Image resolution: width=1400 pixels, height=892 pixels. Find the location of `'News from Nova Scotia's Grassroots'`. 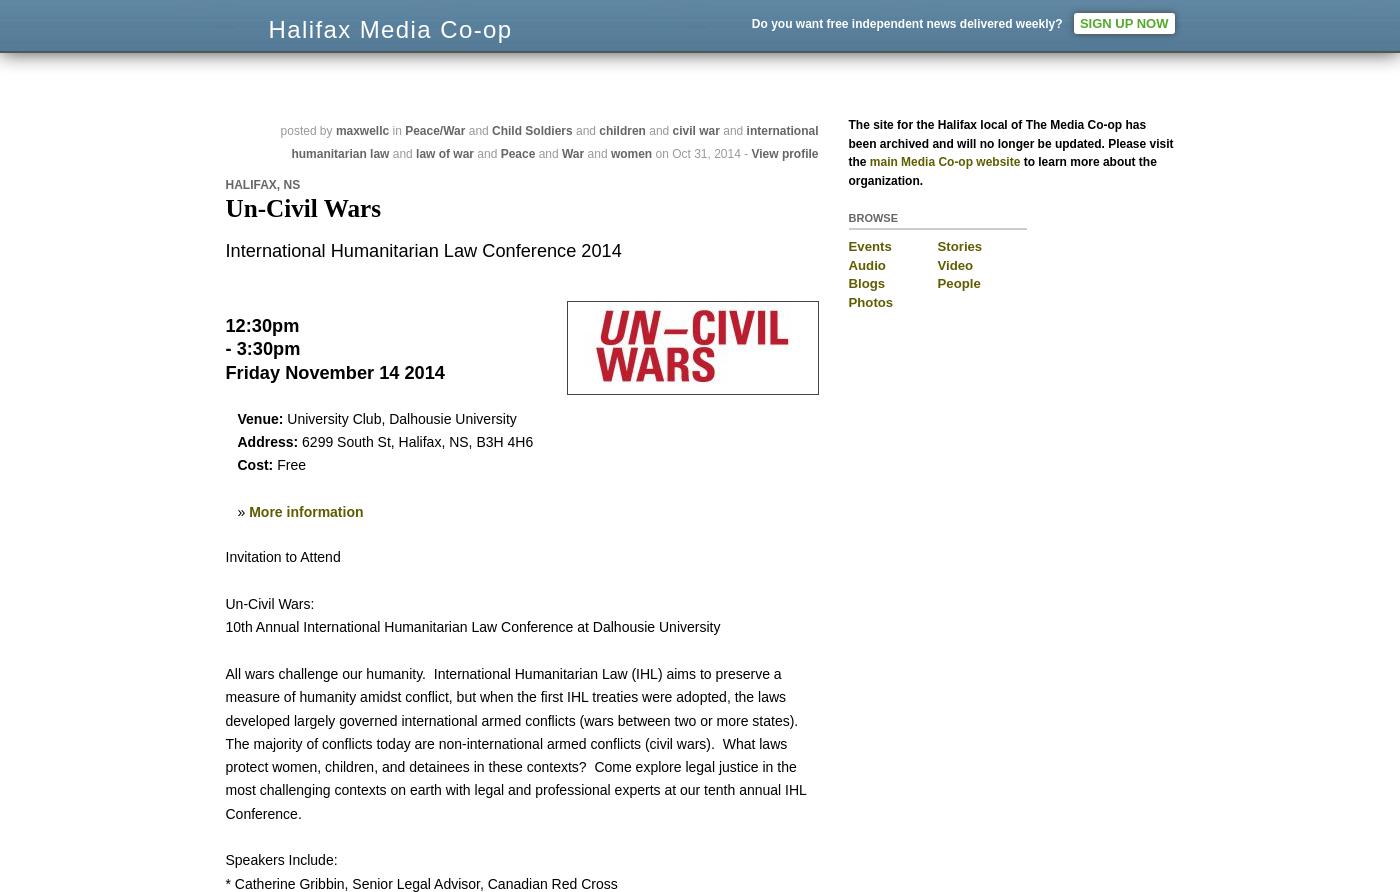

'News from Nova Scotia's Grassroots' is located at coordinates (474, 80).